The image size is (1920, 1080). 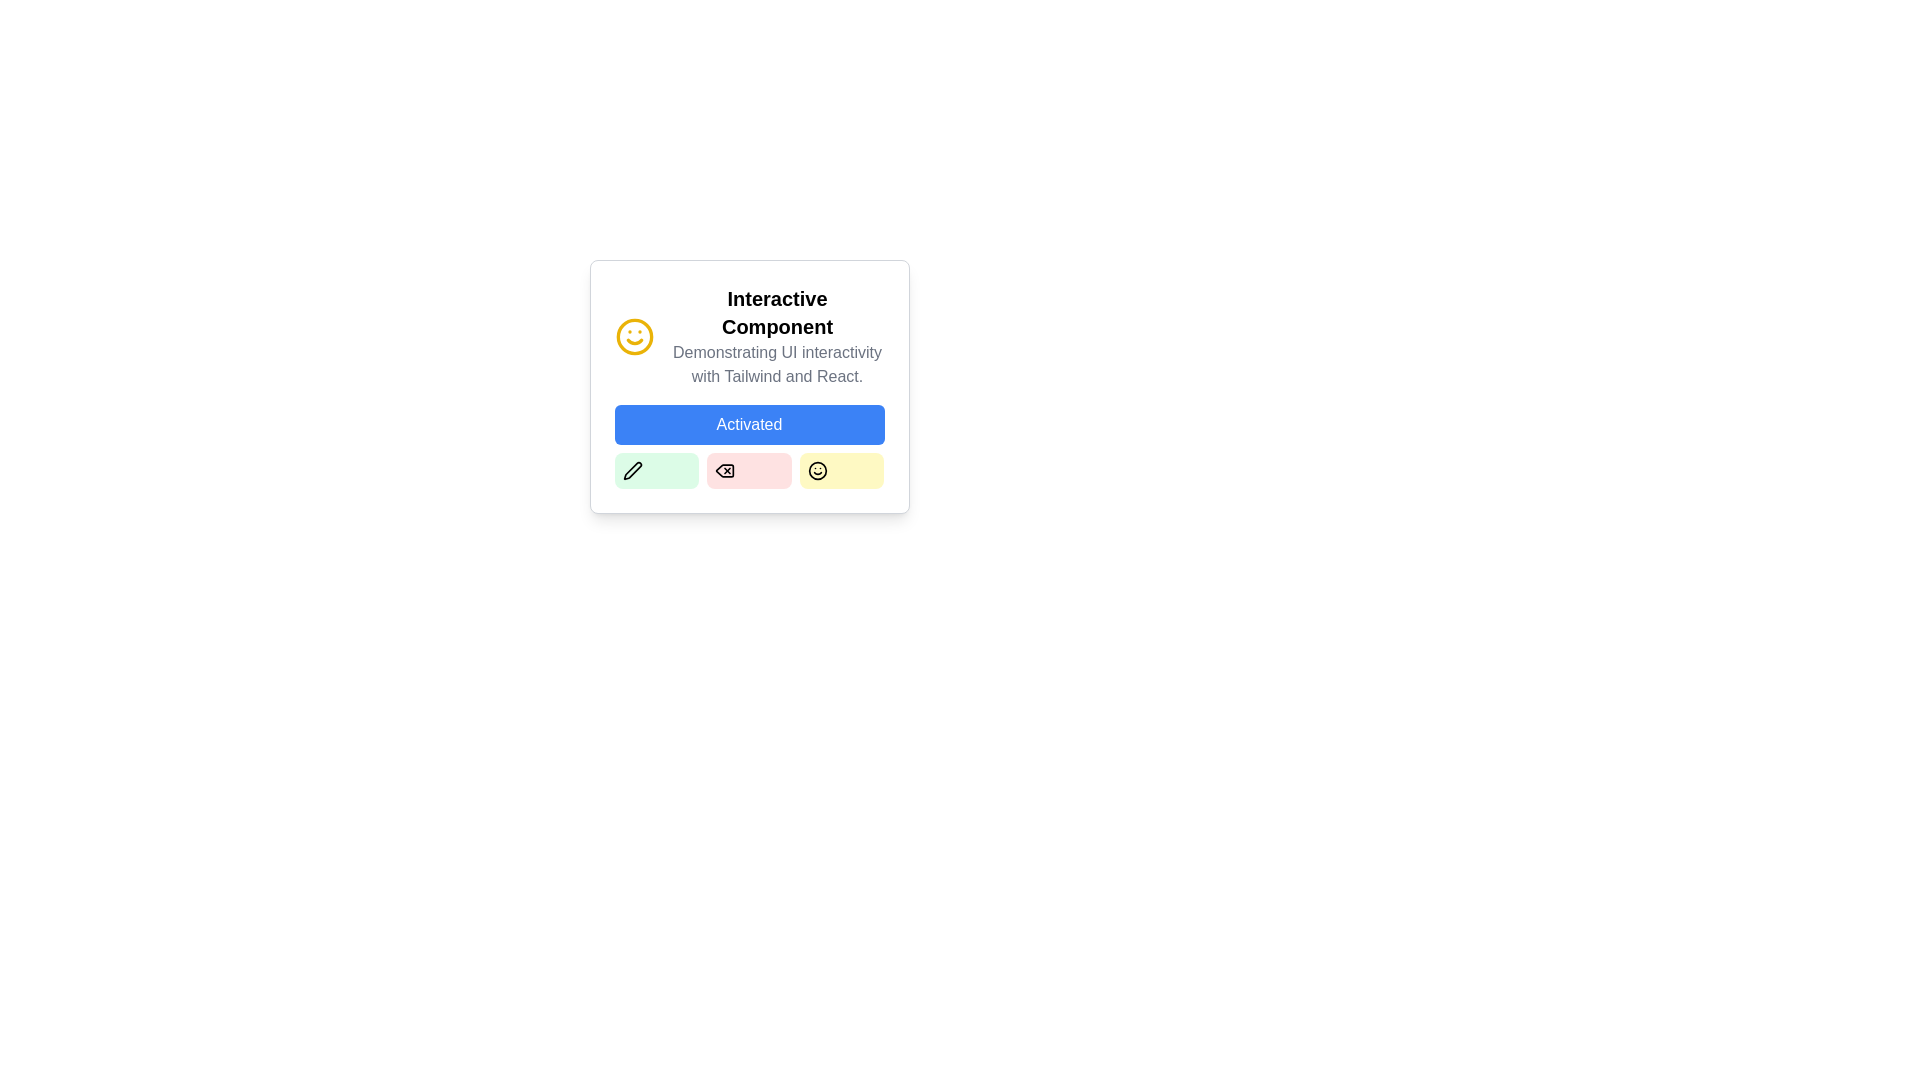 What do you see at coordinates (633, 335) in the screenshot?
I see `the circular yellow graphic that forms the outer boundary of the smiley face icon, which is located in the upper left corner of the card` at bounding box center [633, 335].